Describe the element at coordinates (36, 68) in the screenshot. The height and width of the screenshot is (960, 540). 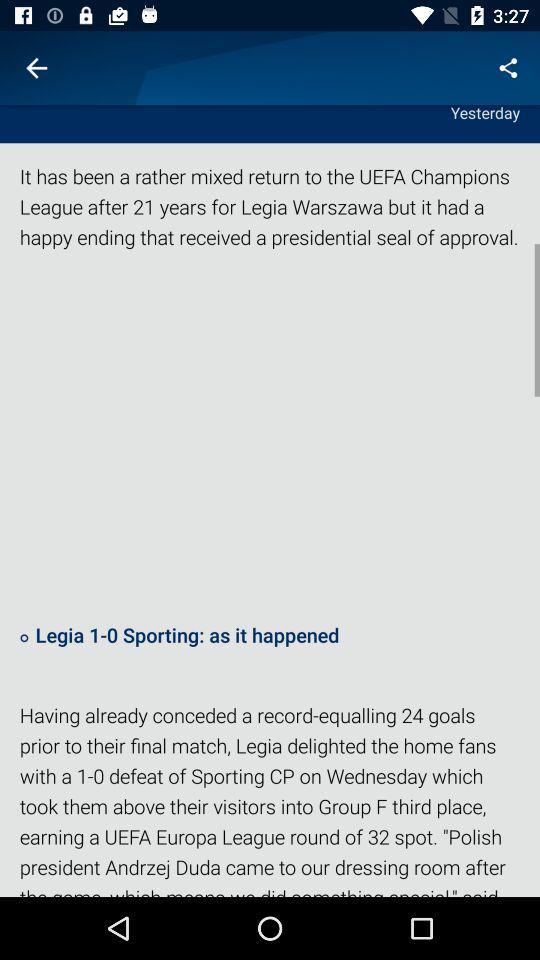
I see `go back` at that location.